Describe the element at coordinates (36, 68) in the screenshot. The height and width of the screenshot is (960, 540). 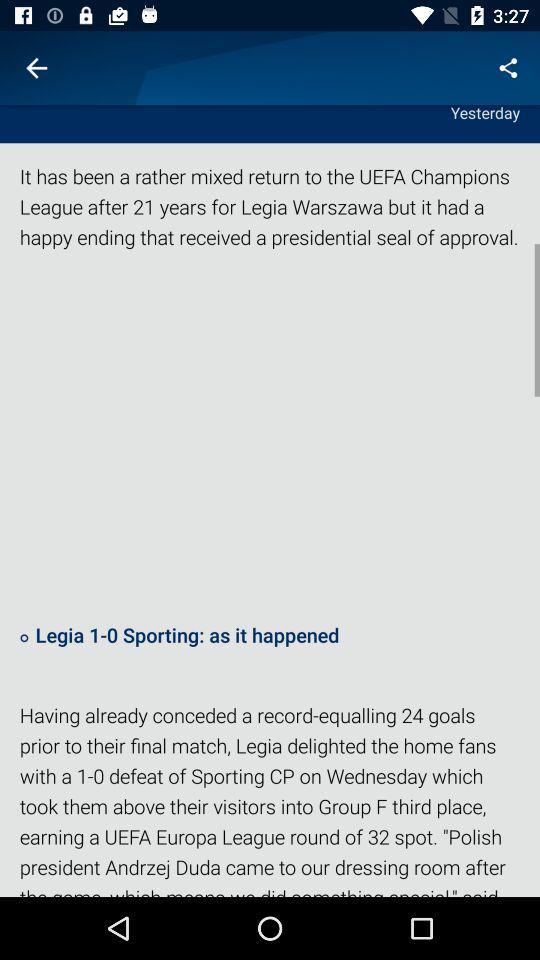
I see `go back` at that location.